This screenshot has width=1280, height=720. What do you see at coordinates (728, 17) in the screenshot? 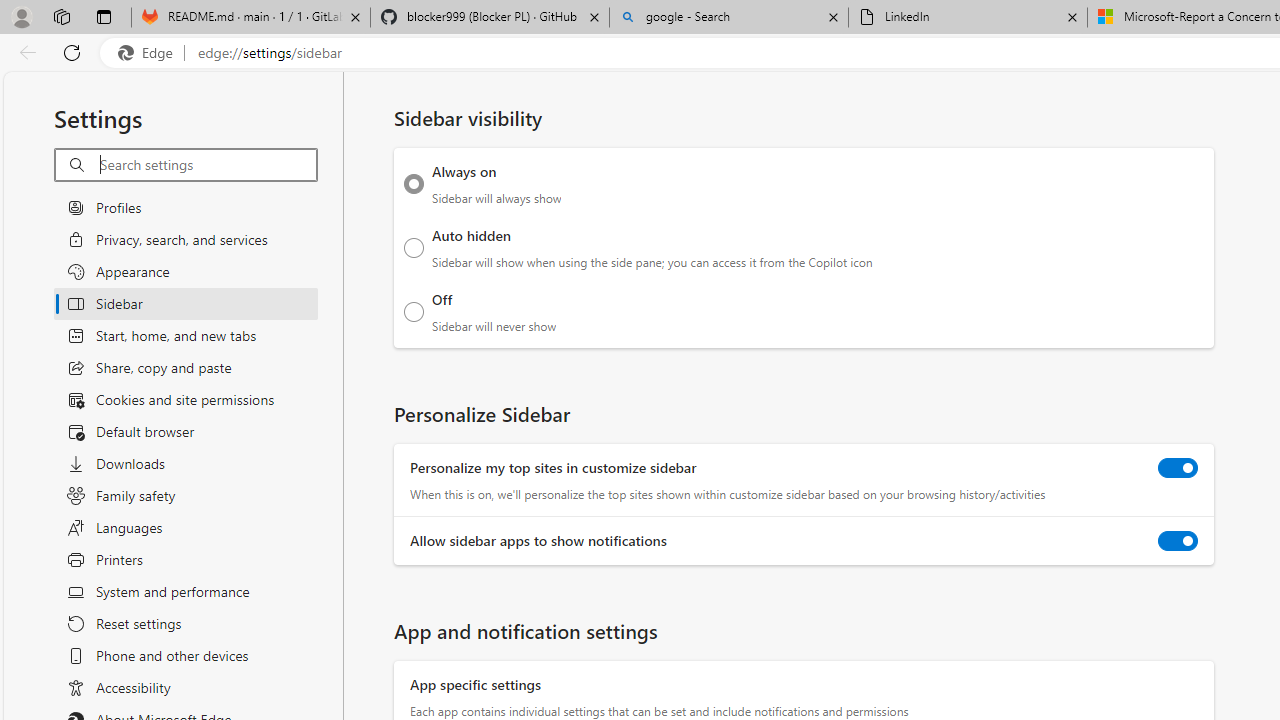
I see `'google - Search'` at bounding box center [728, 17].